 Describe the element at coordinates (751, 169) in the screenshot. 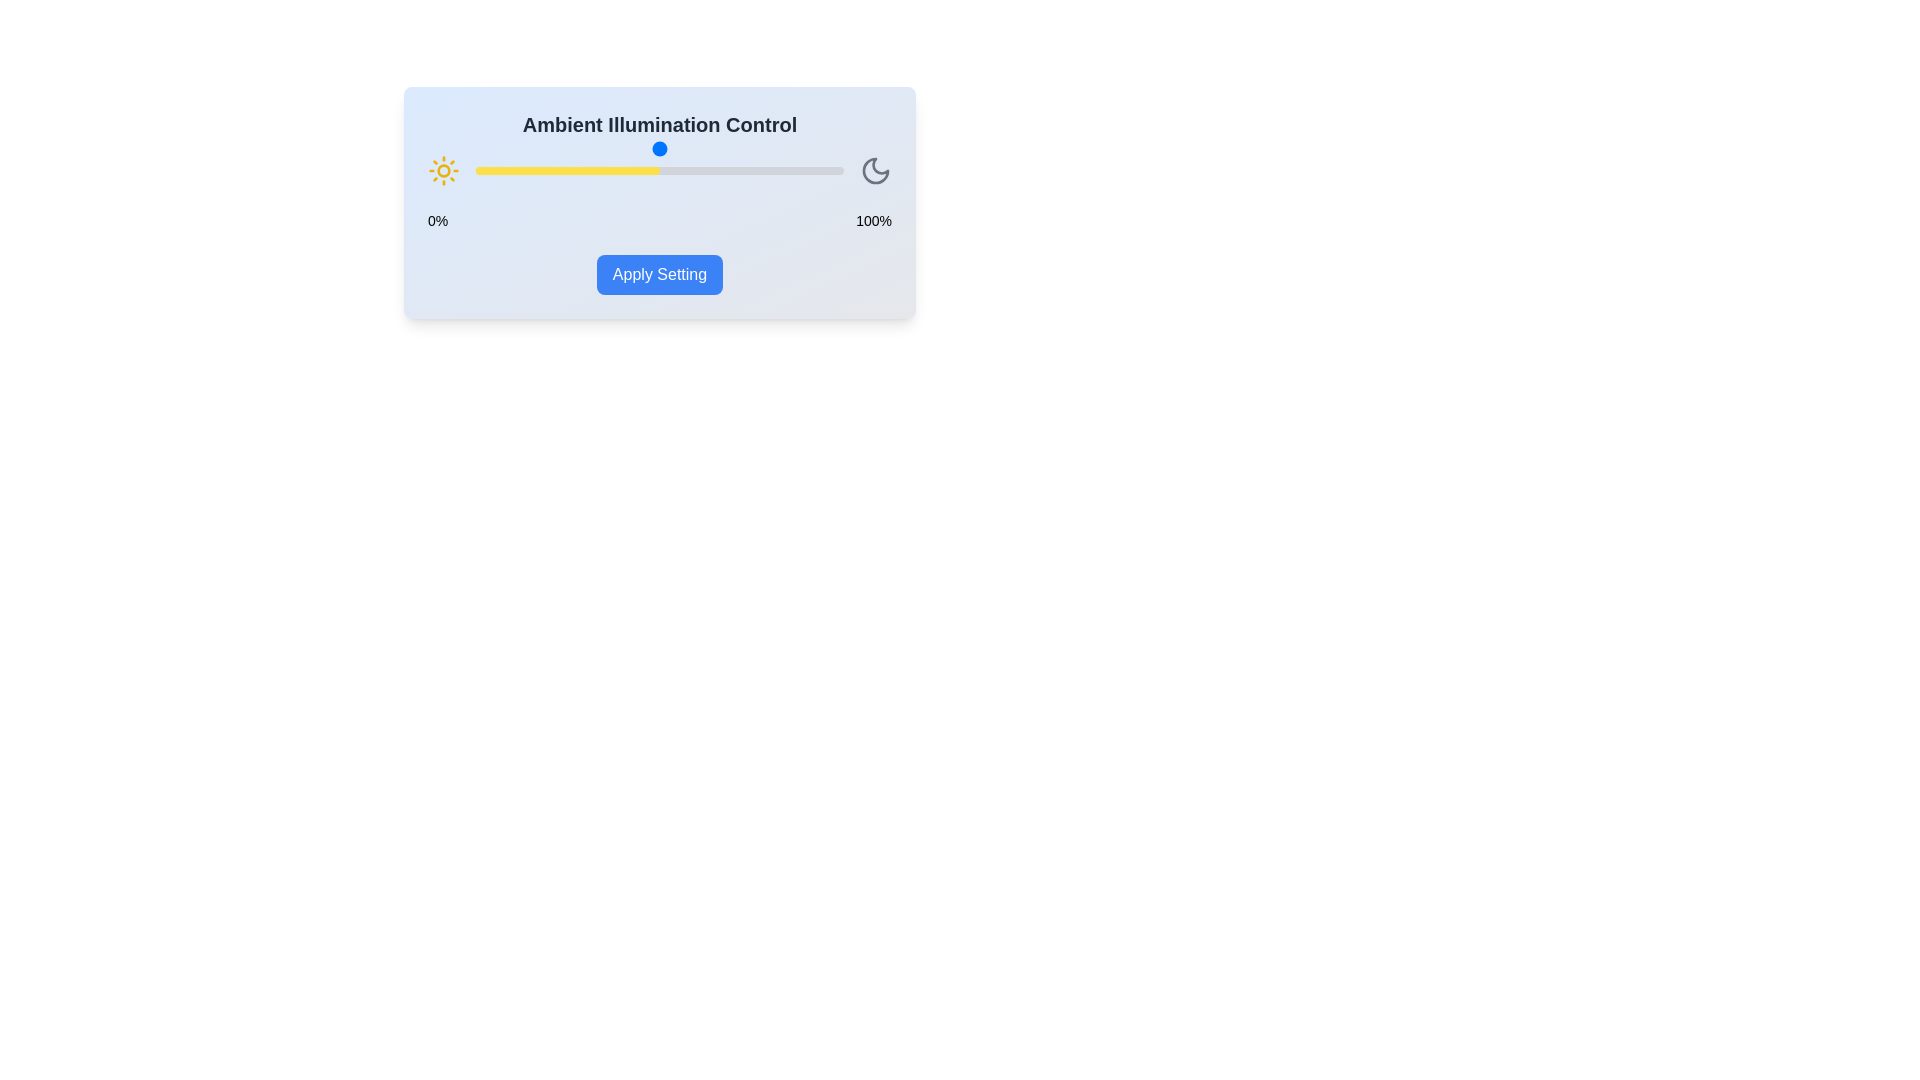

I see `the illumination slider to 75%` at that location.